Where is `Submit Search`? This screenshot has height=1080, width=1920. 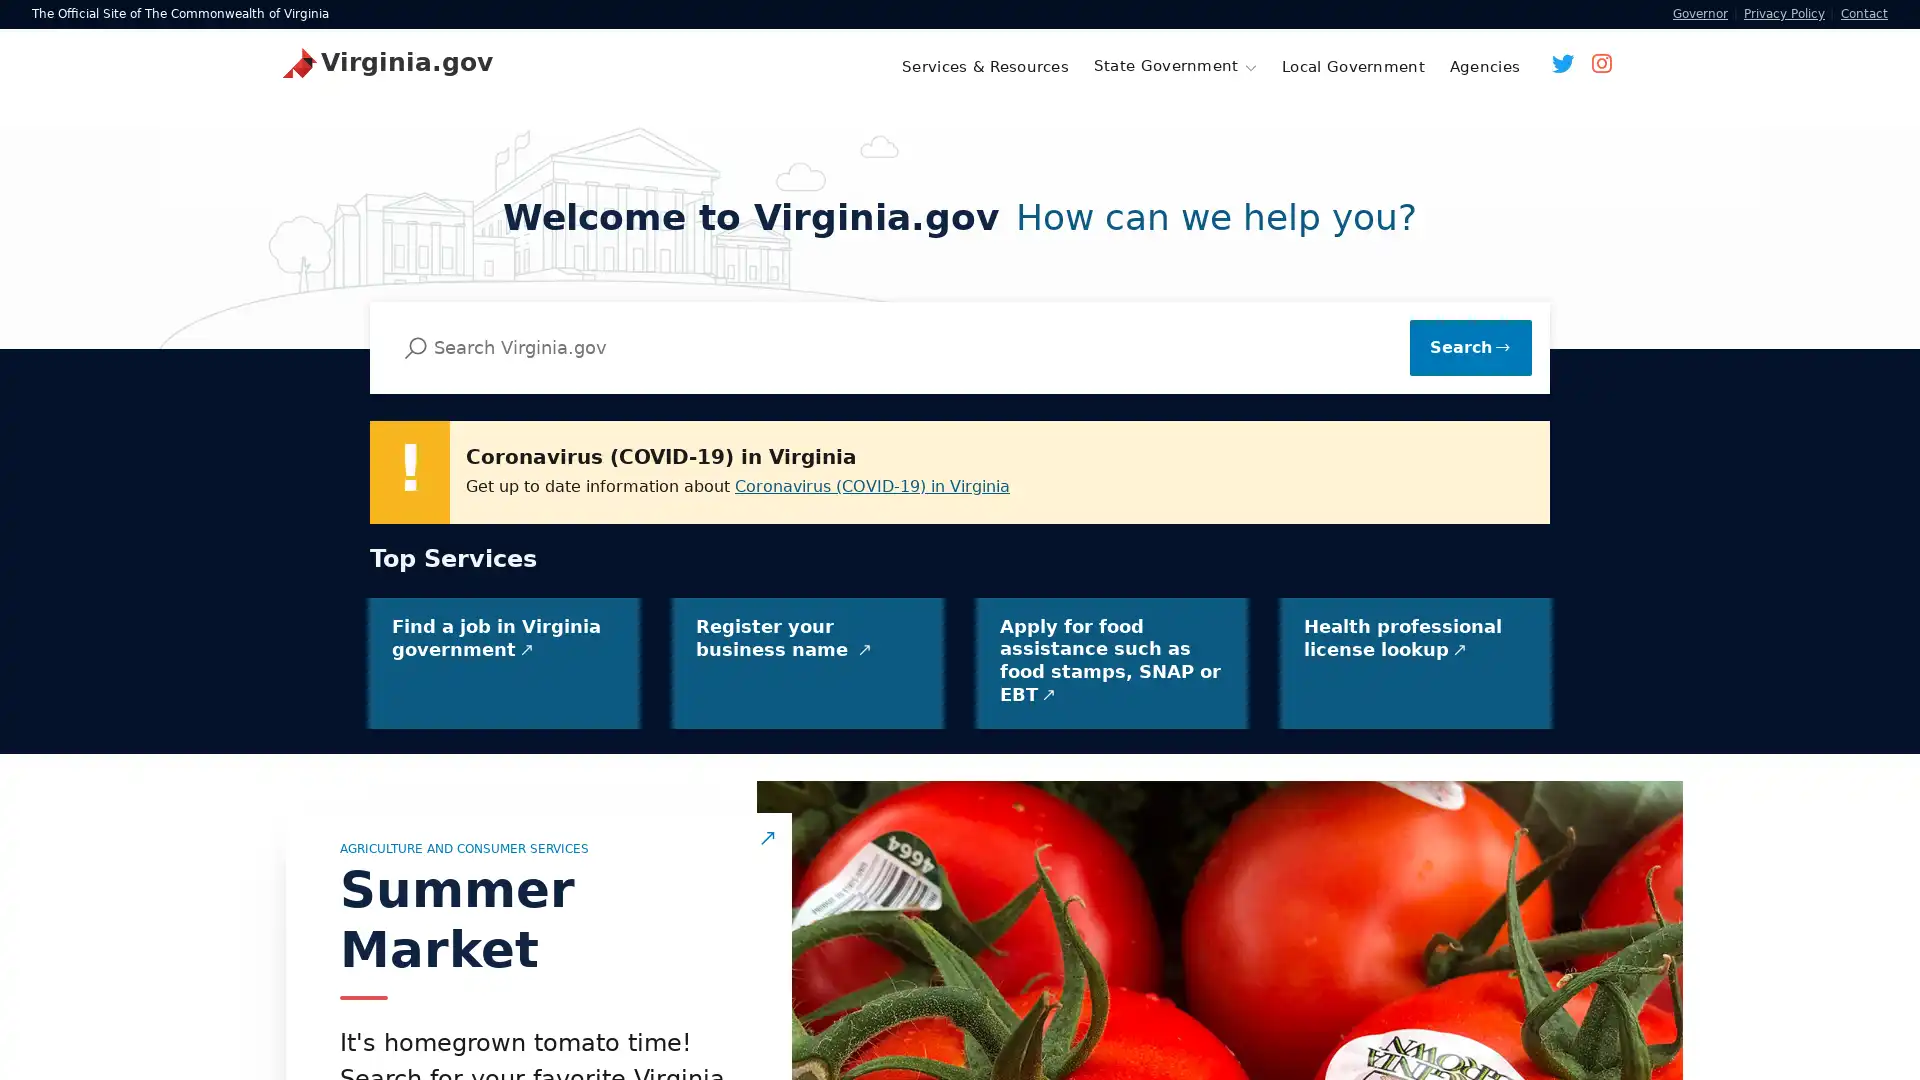 Submit Search is located at coordinates (1470, 346).